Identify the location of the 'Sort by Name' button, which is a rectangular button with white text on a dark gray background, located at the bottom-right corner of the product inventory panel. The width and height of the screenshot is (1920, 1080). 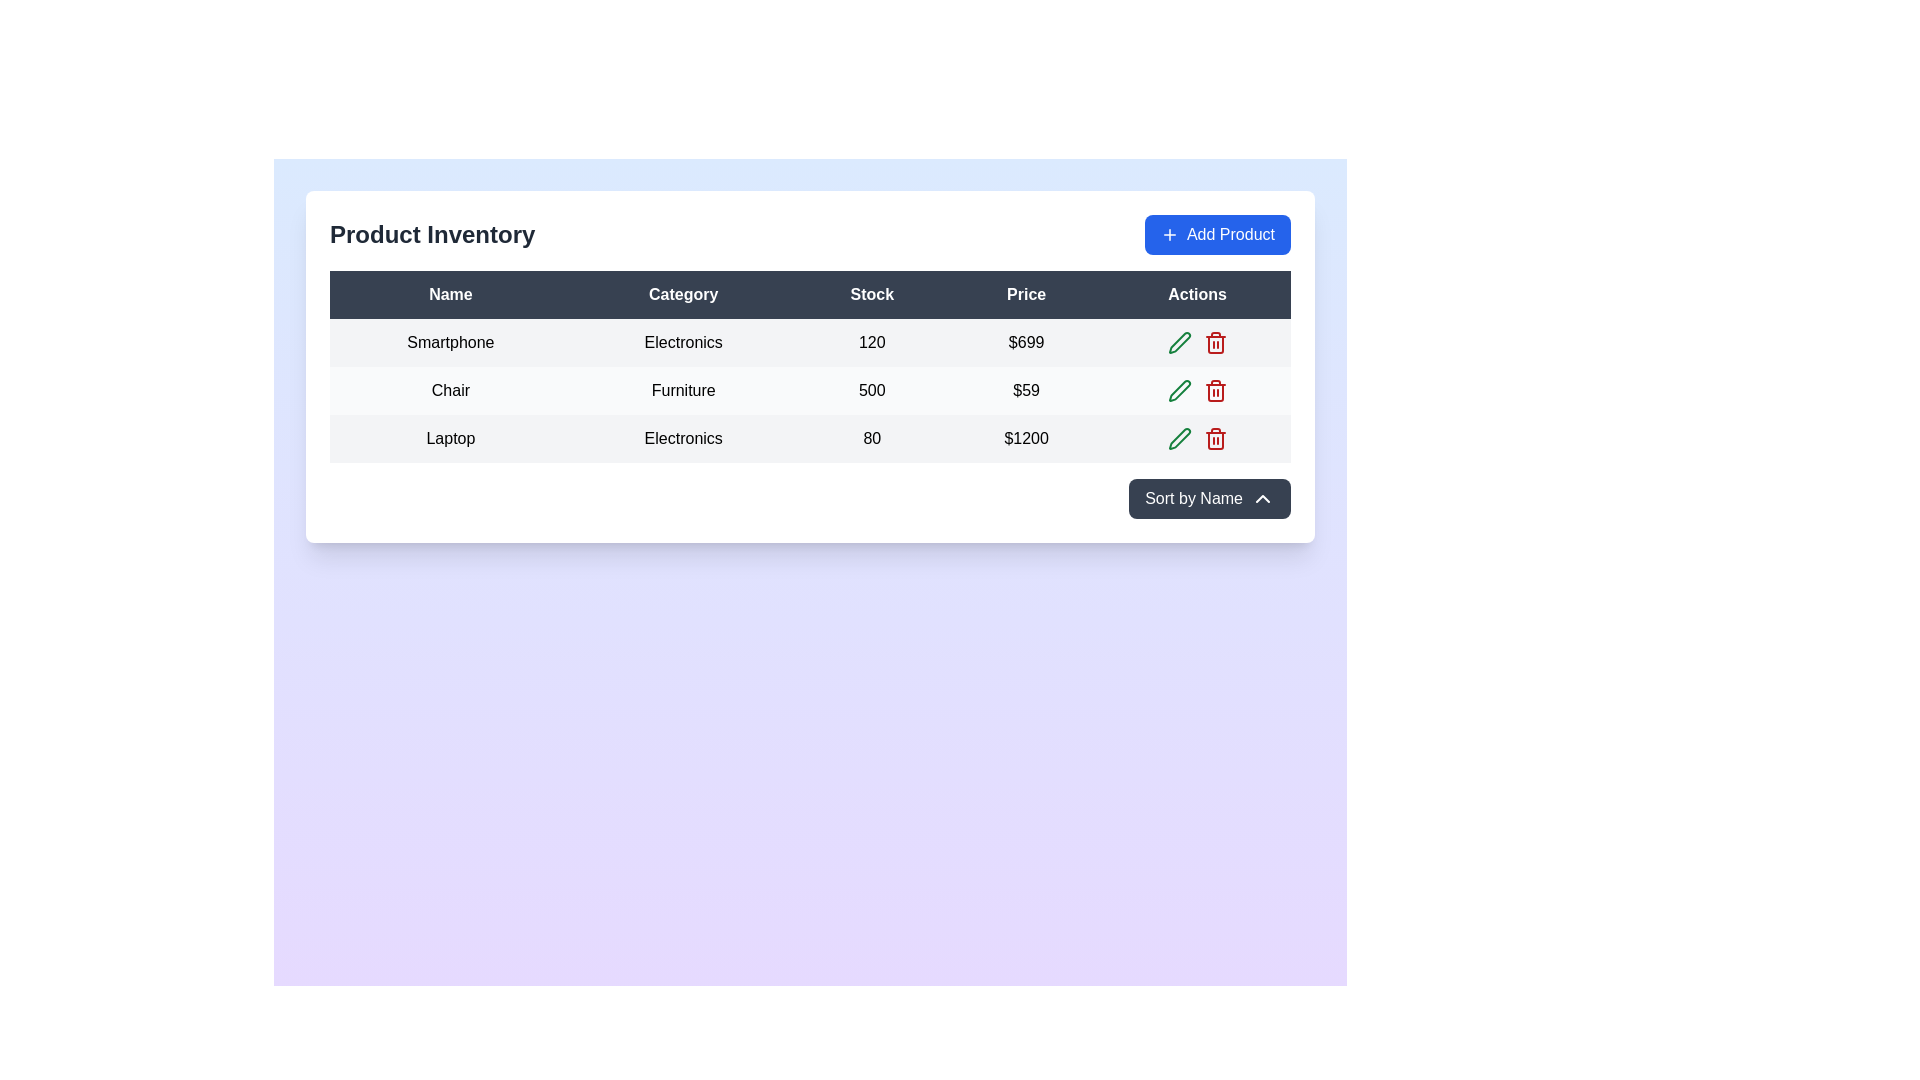
(1209, 497).